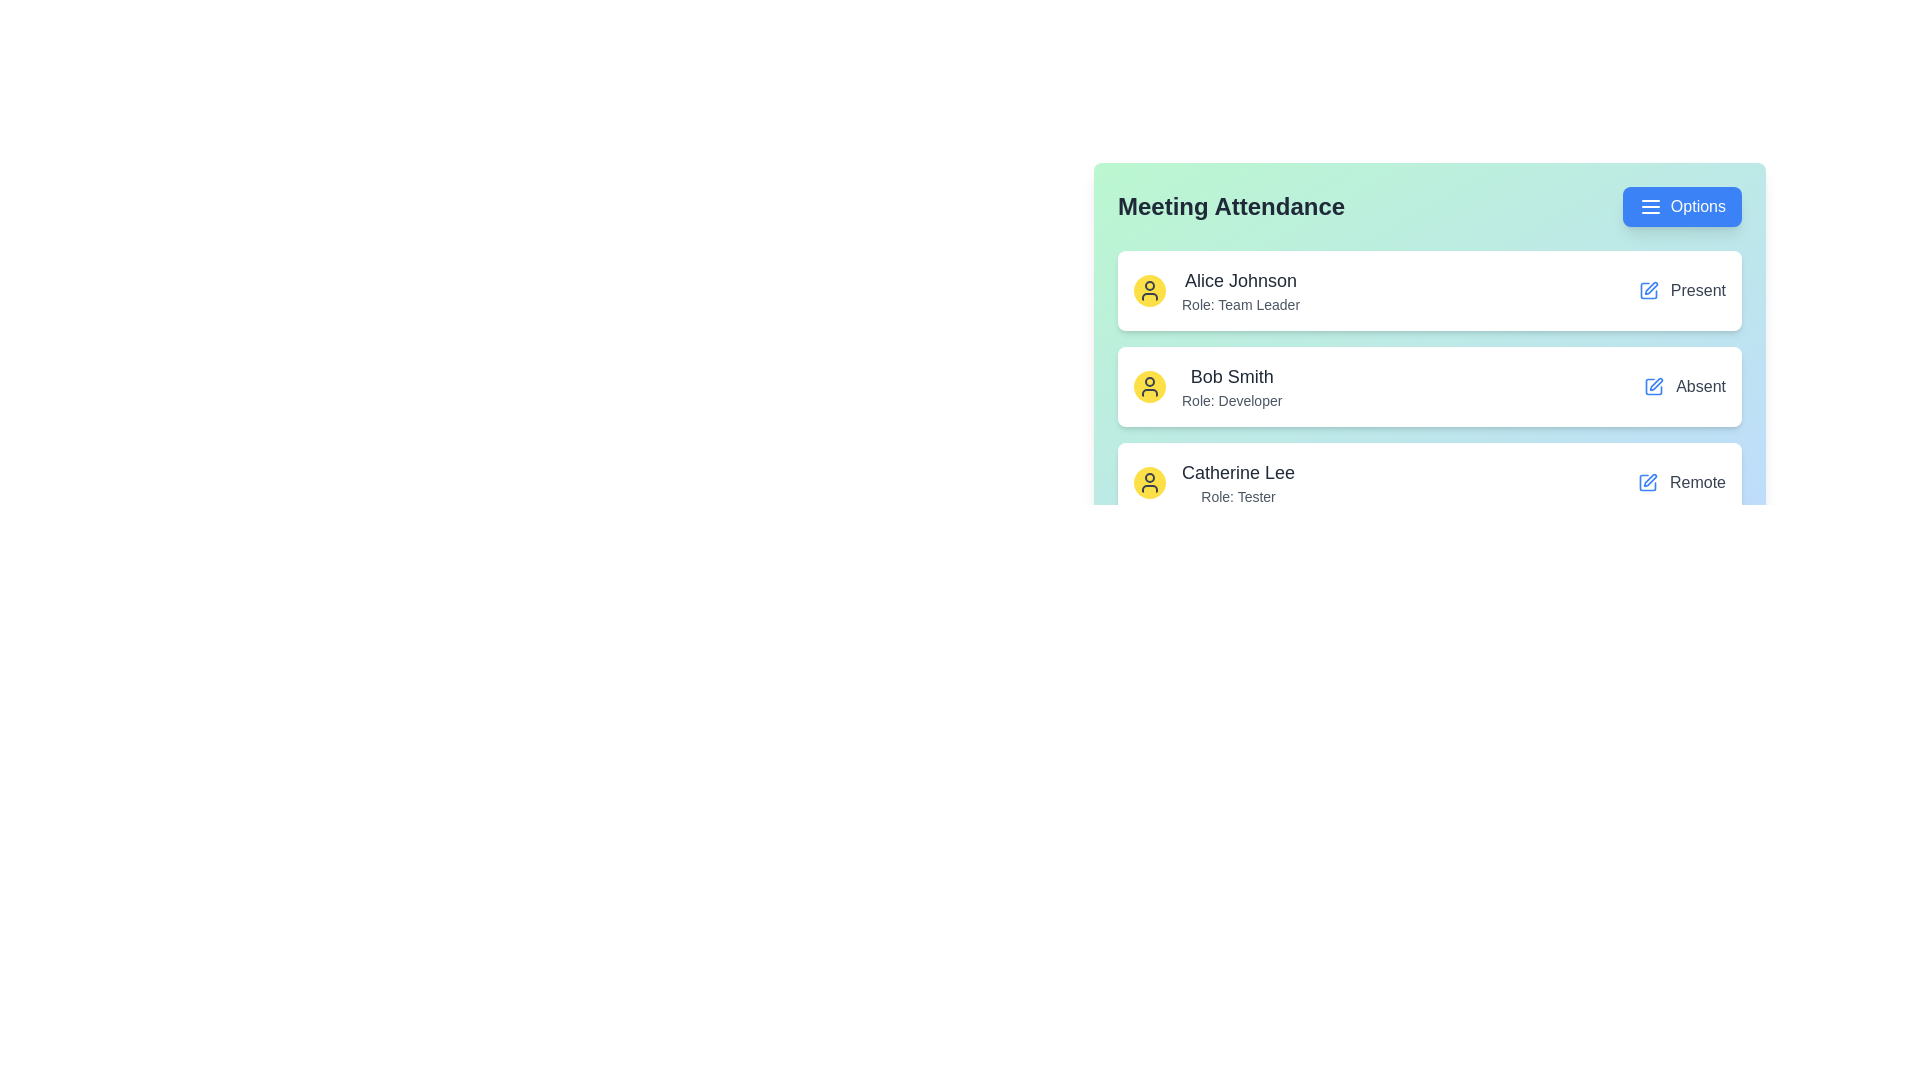 Image resolution: width=1920 pixels, height=1080 pixels. Describe the element at coordinates (1213, 482) in the screenshot. I see `the Informational row containing the user icon and the text 'Catherine Lee' and 'Role: Tester', which is the third item in the 'Meeting Attendance' list` at that location.